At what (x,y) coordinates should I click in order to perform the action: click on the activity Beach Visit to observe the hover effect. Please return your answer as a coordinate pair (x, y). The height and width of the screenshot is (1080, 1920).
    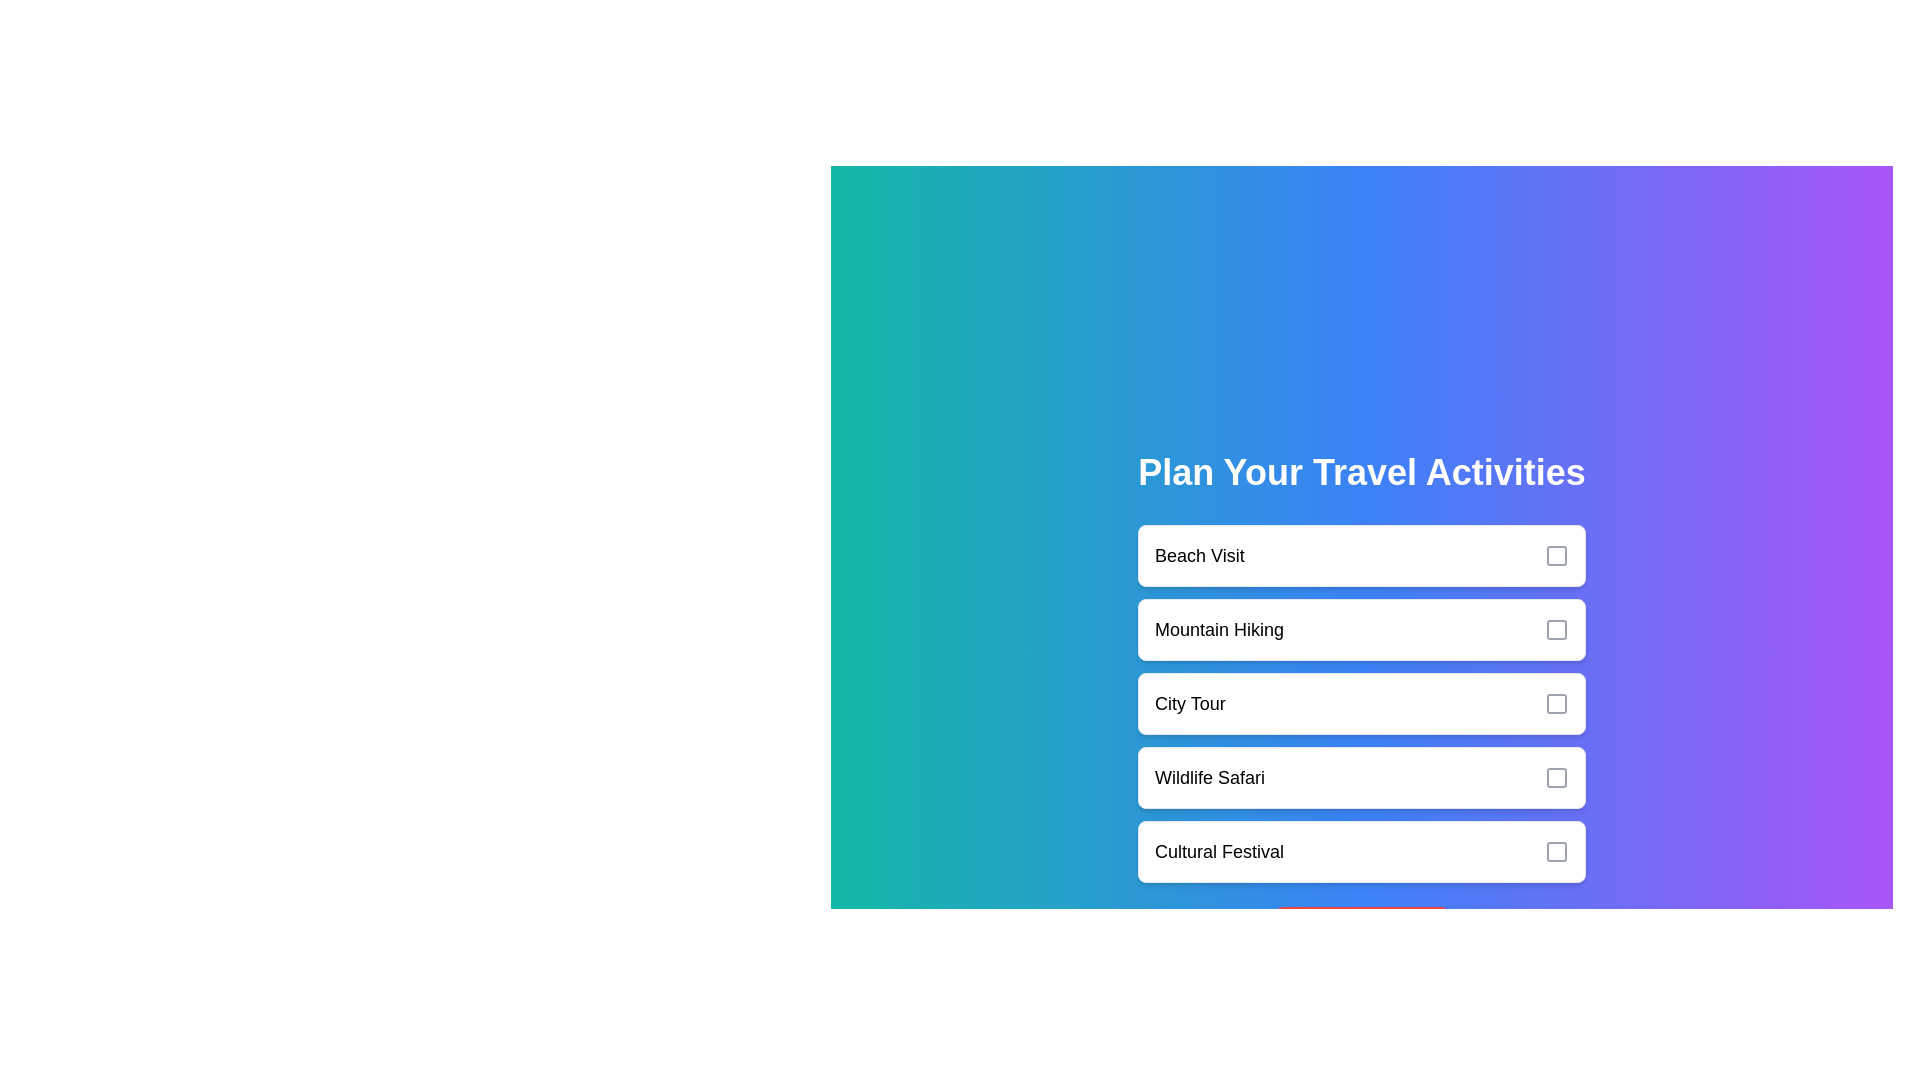
    Looking at the image, I should click on (1361, 555).